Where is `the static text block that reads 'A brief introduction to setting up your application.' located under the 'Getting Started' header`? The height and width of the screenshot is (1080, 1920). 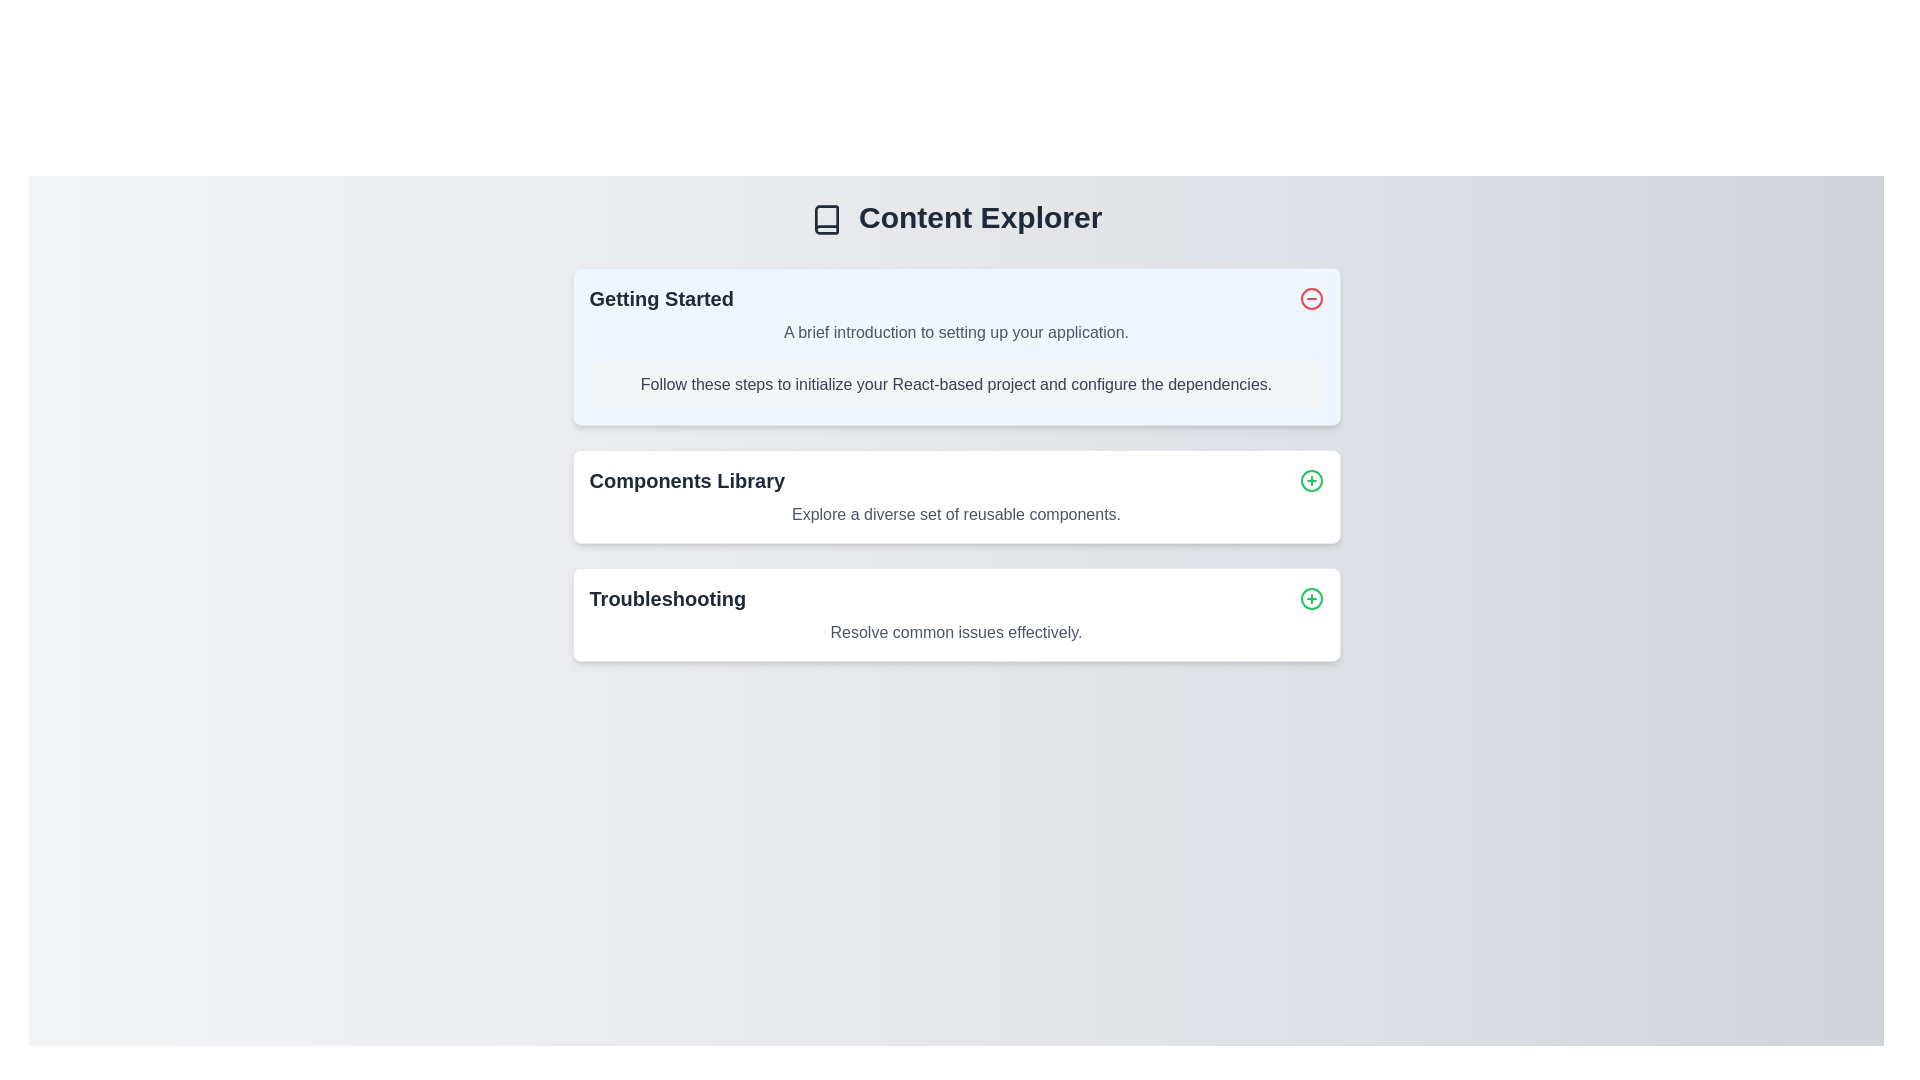 the static text block that reads 'A brief introduction to setting up your application.' located under the 'Getting Started' header is located at coordinates (955, 332).